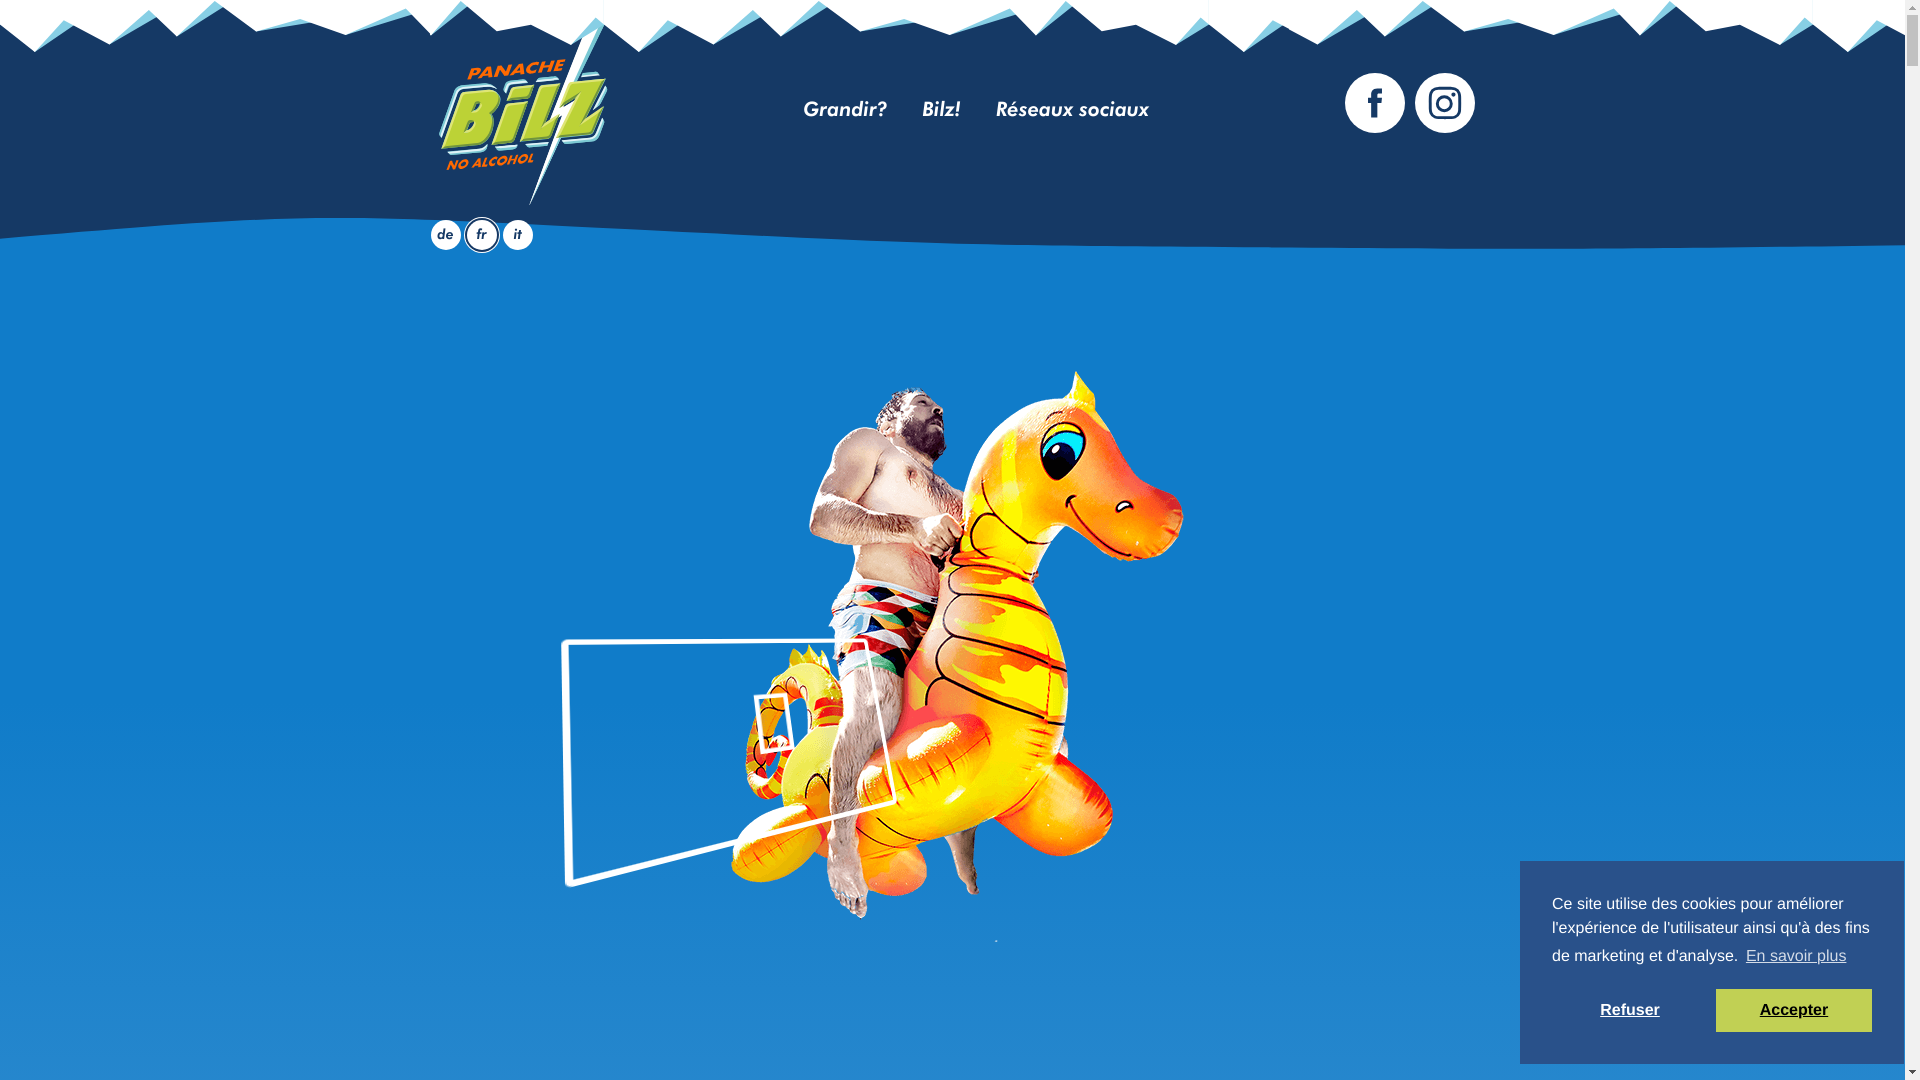  Describe the element at coordinates (444, 234) in the screenshot. I see `'de'` at that location.